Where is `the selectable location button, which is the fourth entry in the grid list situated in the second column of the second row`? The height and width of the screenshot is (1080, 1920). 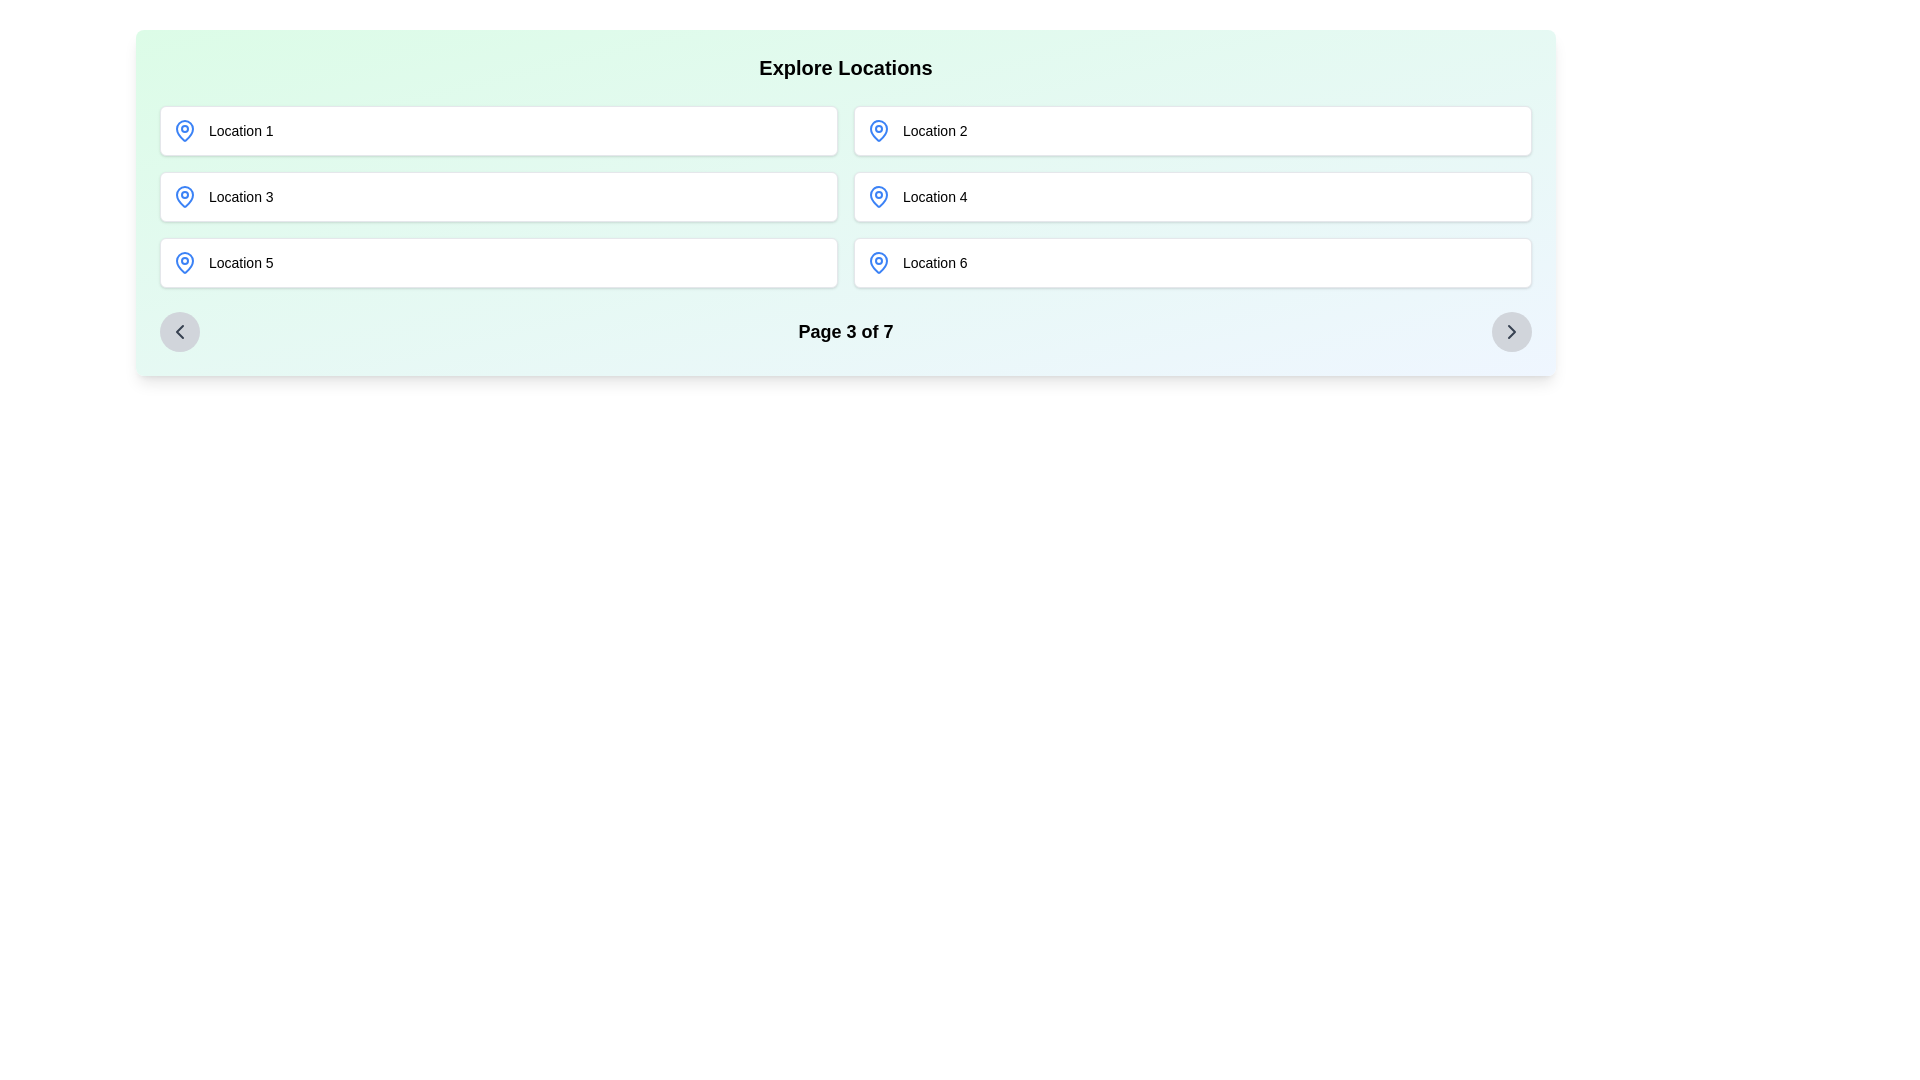
the selectable location button, which is the fourth entry in the grid list situated in the second column of the second row is located at coordinates (1193, 196).